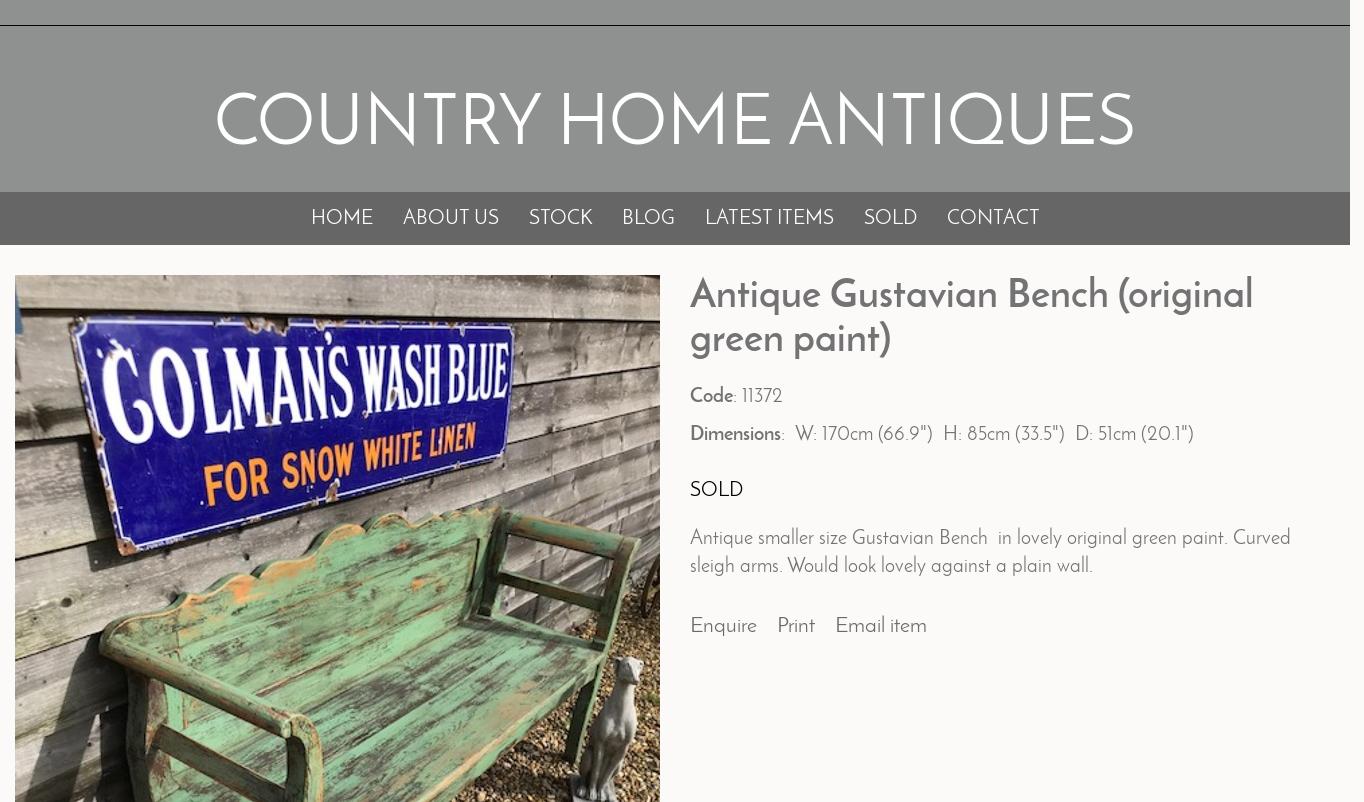  Describe the element at coordinates (793, 435) in the screenshot. I see `'W: 170cm (66.9")'` at that location.